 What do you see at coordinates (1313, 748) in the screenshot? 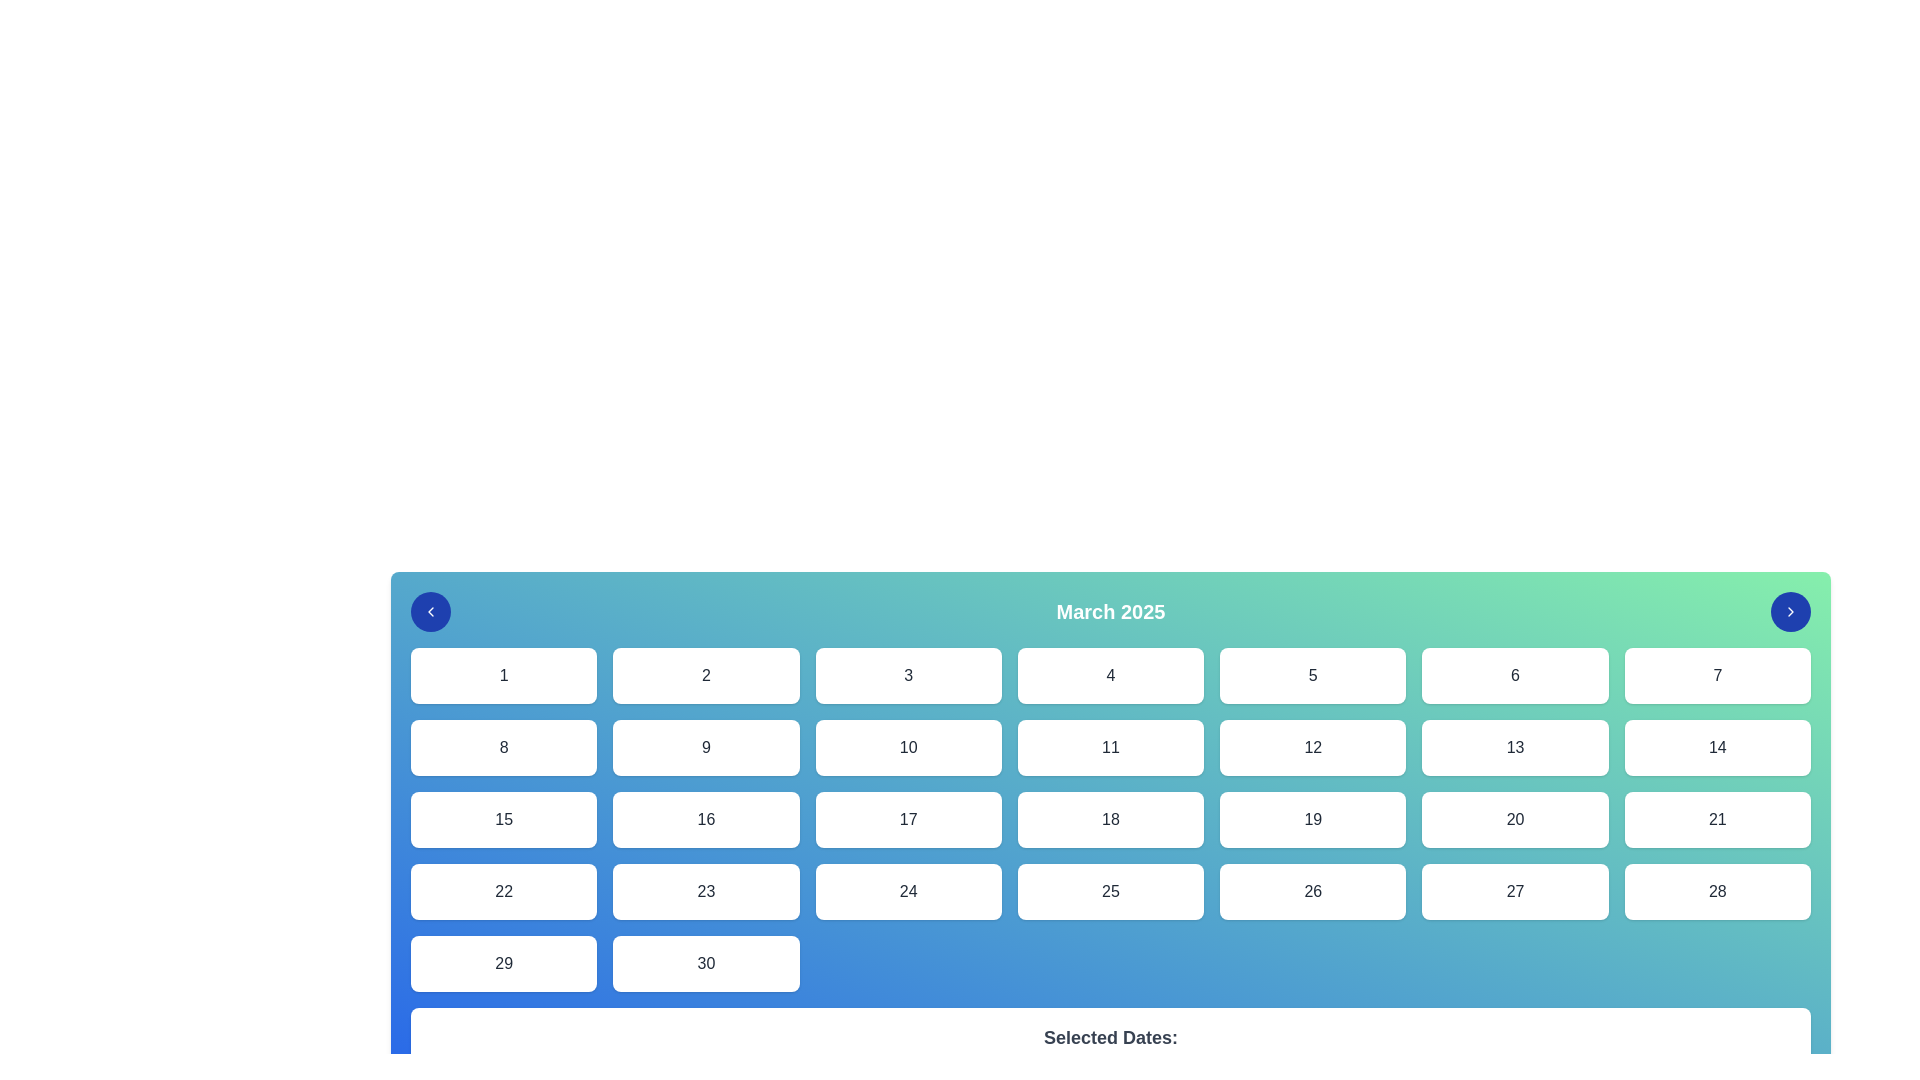
I see `the button representing the number '12' in the calendar interface` at bounding box center [1313, 748].